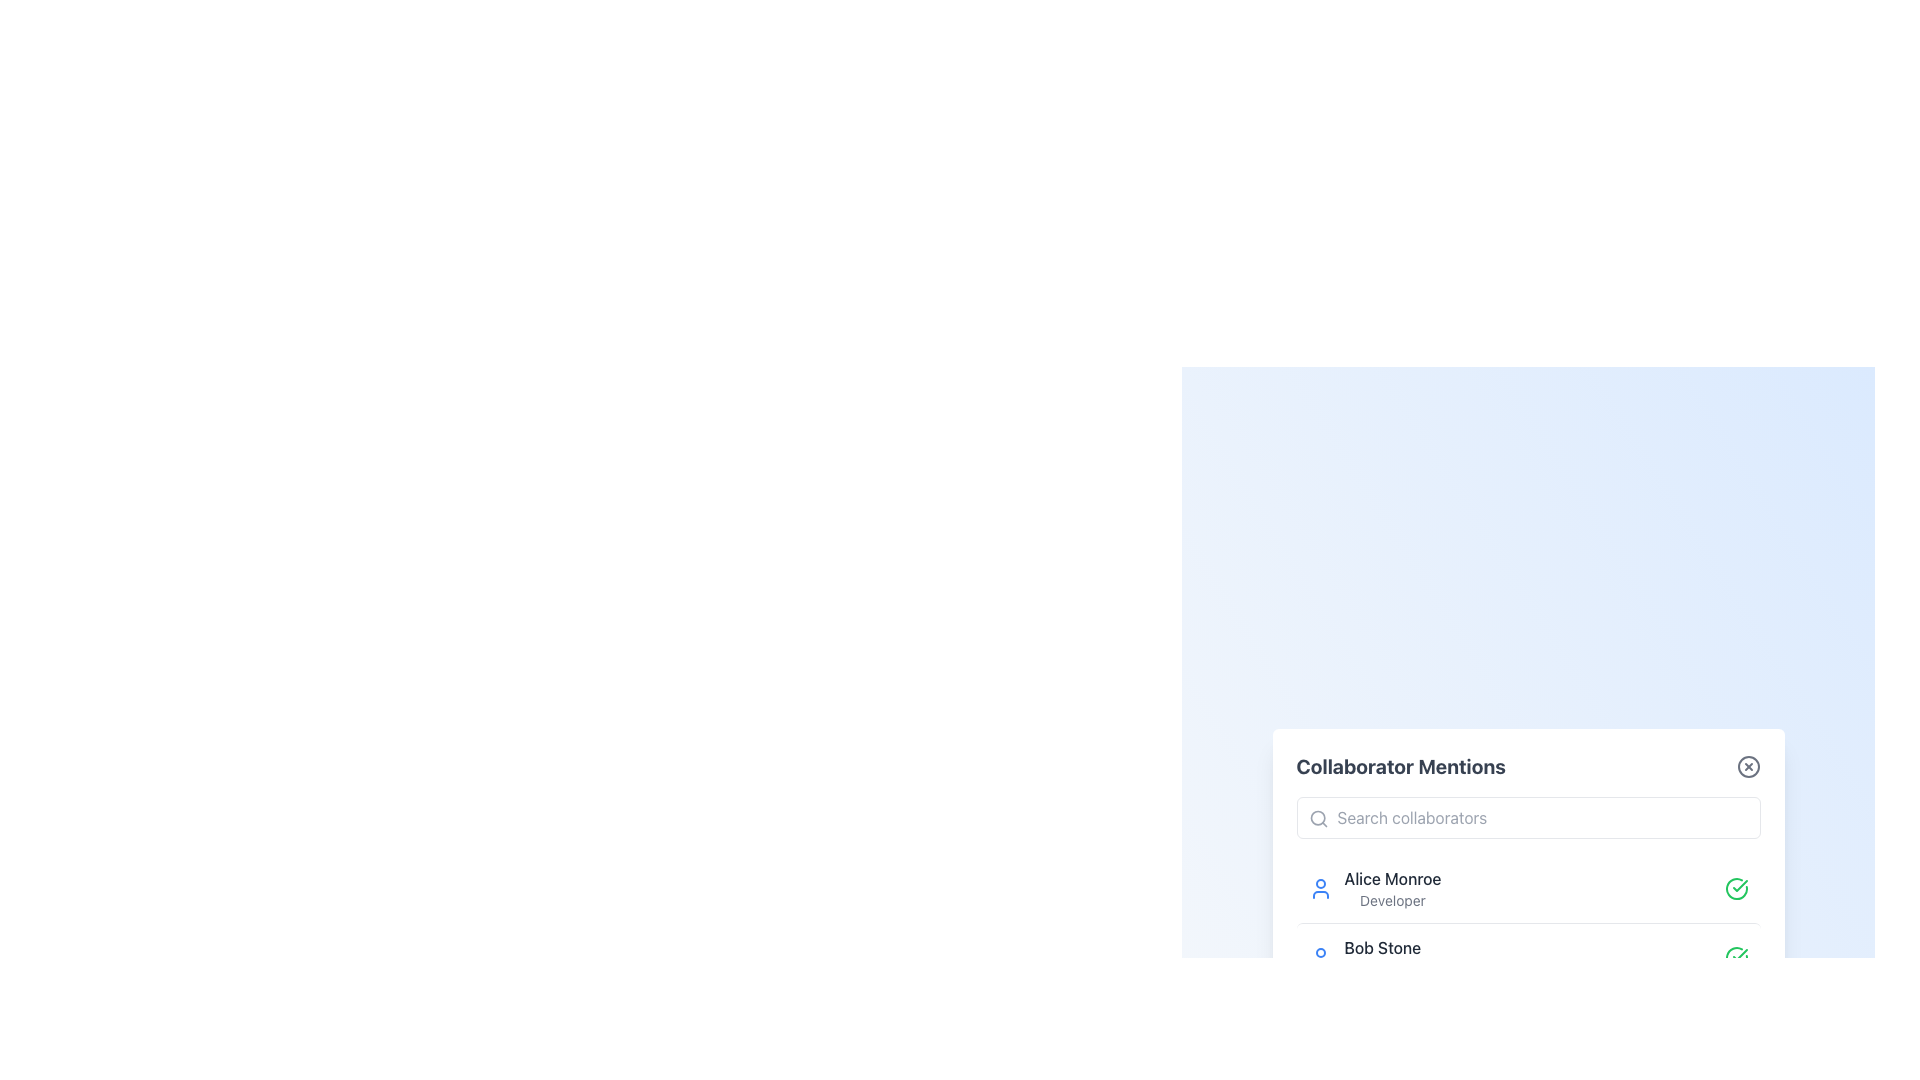 The width and height of the screenshot is (1920, 1080). Describe the element at coordinates (1318, 818) in the screenshot. I see `the appearance of the decorative icon located in the top-left corner of the search input field within the 'Collaborator Mentions' section` at that location.